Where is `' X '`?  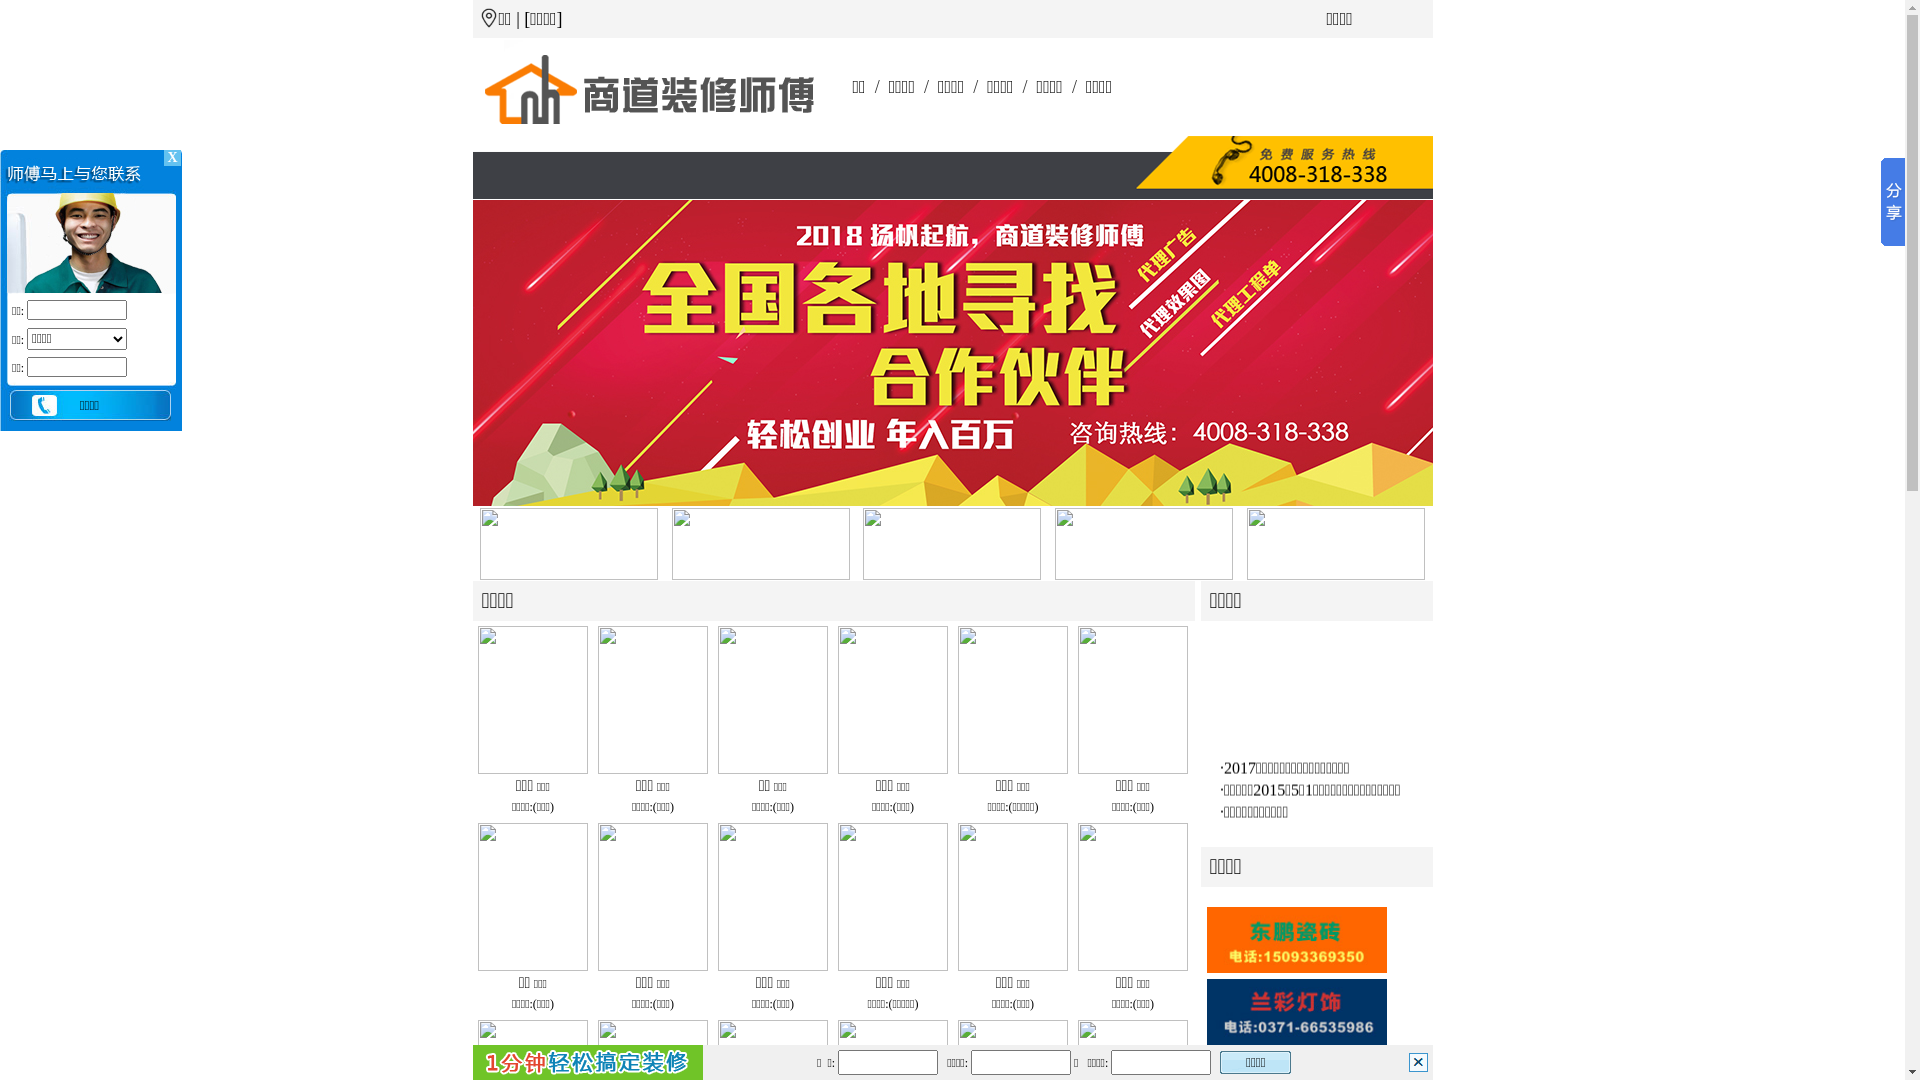
' X ' is located at coordinates (172, 157).